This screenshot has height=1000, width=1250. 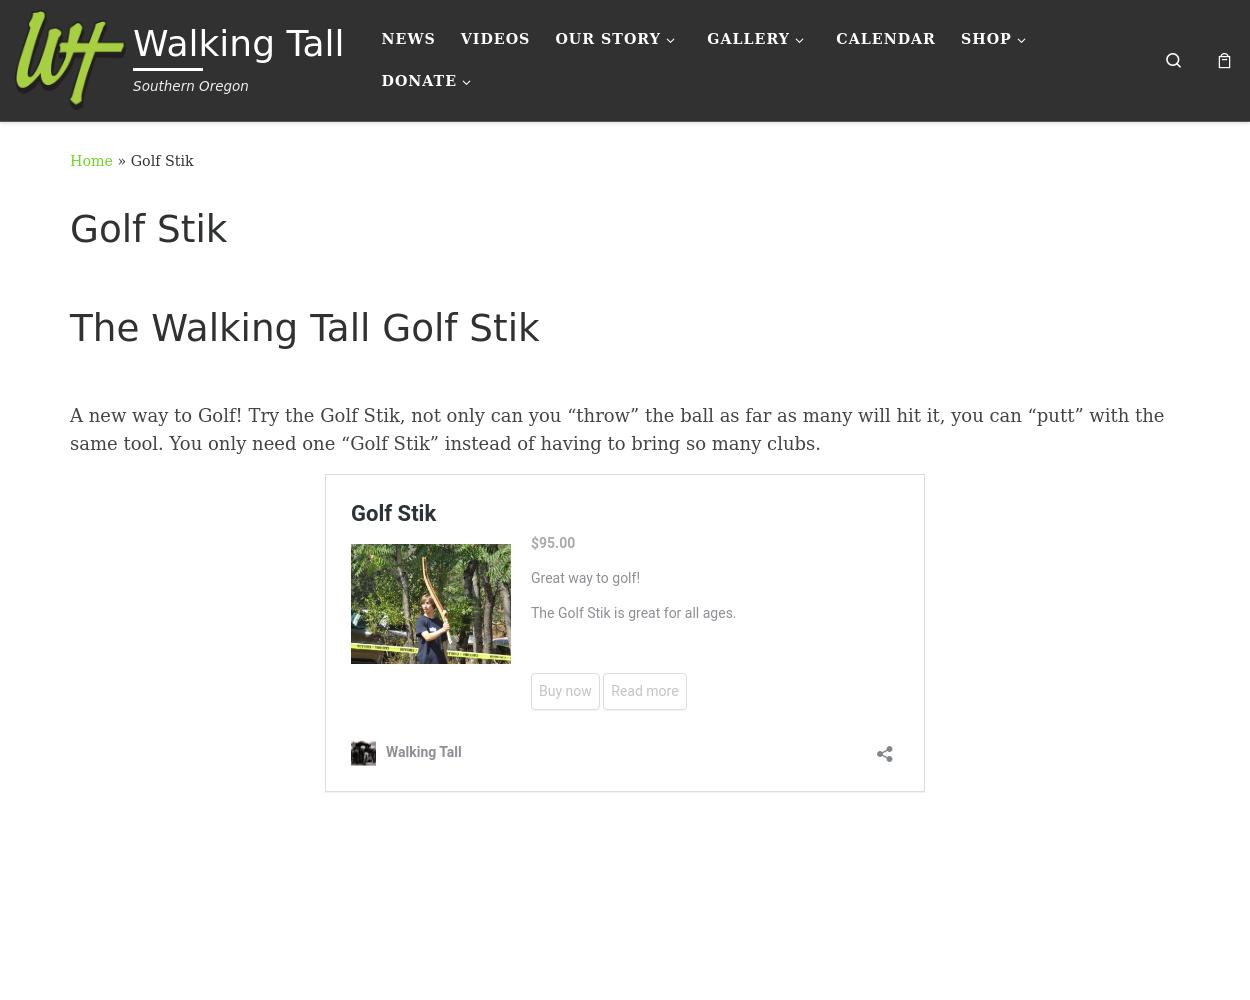 I want to click on 'About Us', so click(x=575, y=147).